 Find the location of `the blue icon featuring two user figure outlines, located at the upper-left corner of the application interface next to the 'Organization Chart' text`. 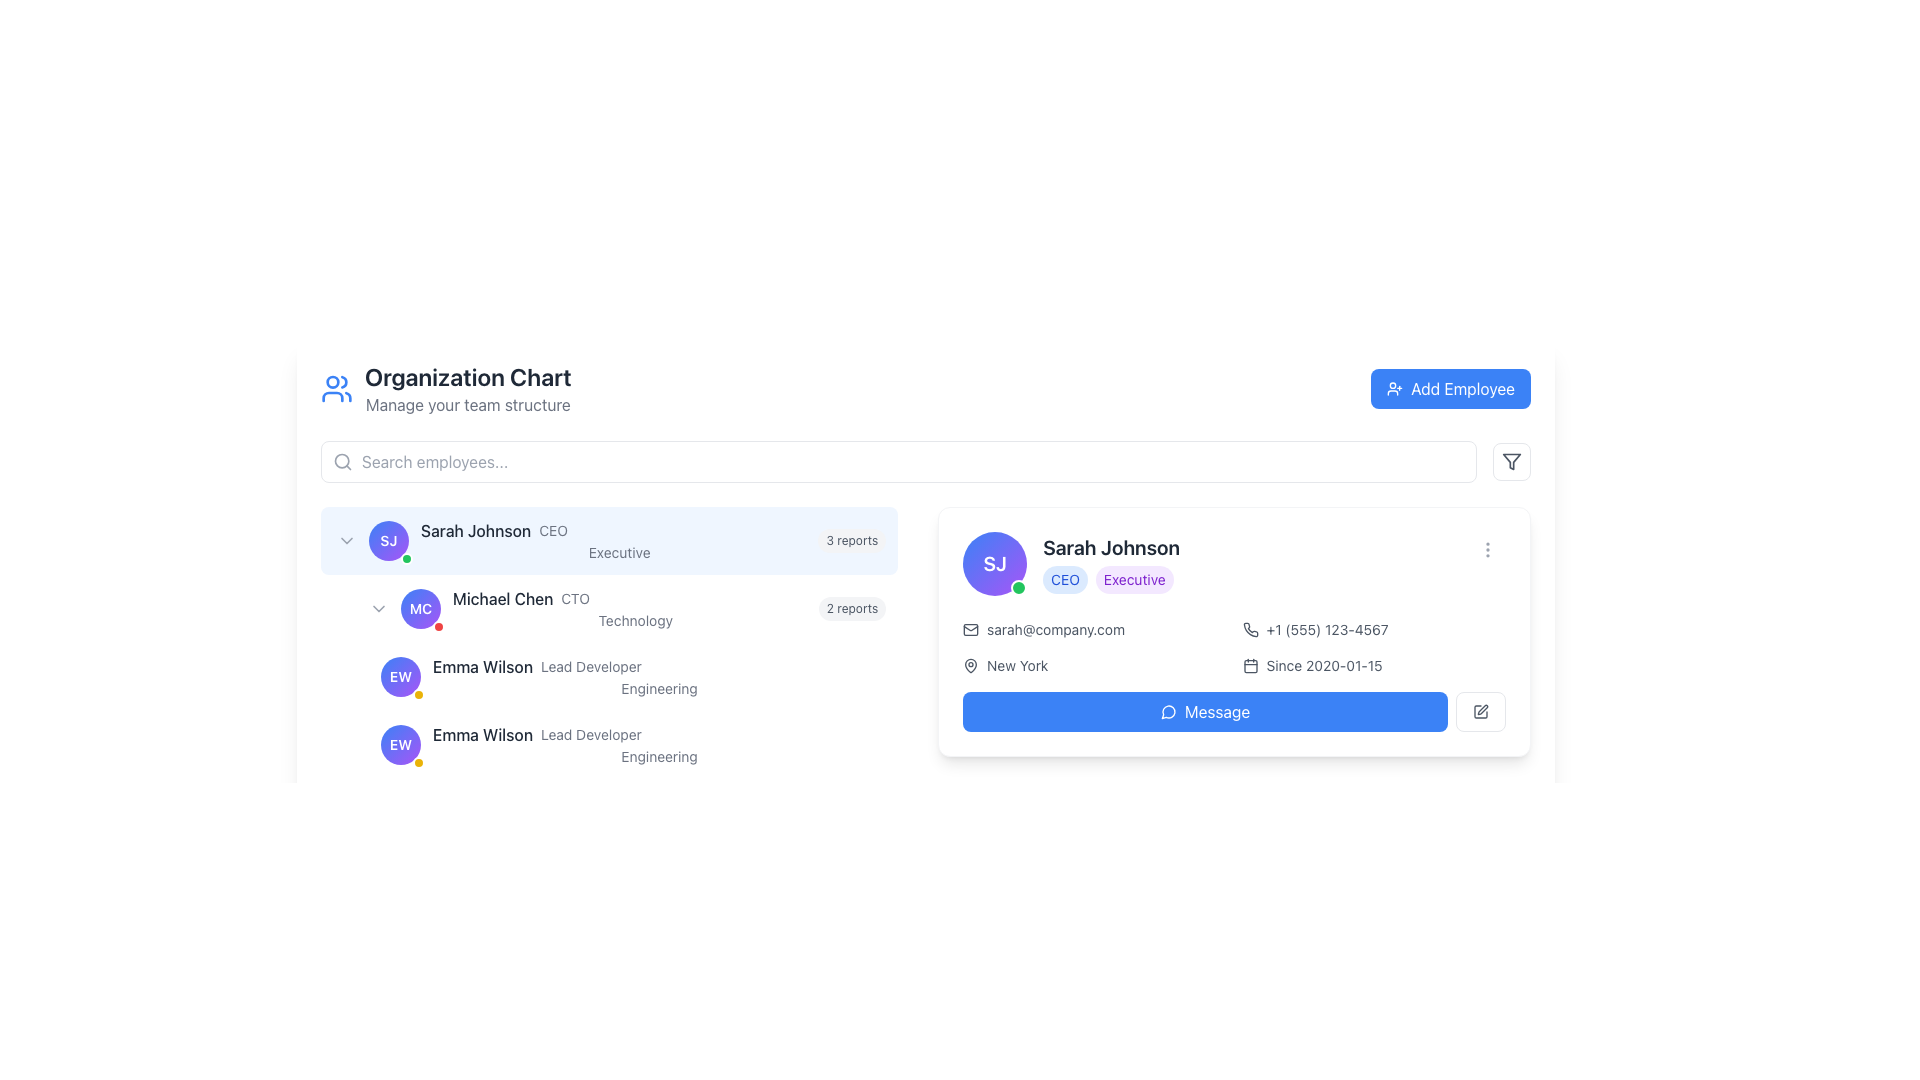

the blue icon featuring two user figure outlines, located at the upper-left corner of the application interface next to the 'Organization Chart' text is located at coordinates (336, 389).